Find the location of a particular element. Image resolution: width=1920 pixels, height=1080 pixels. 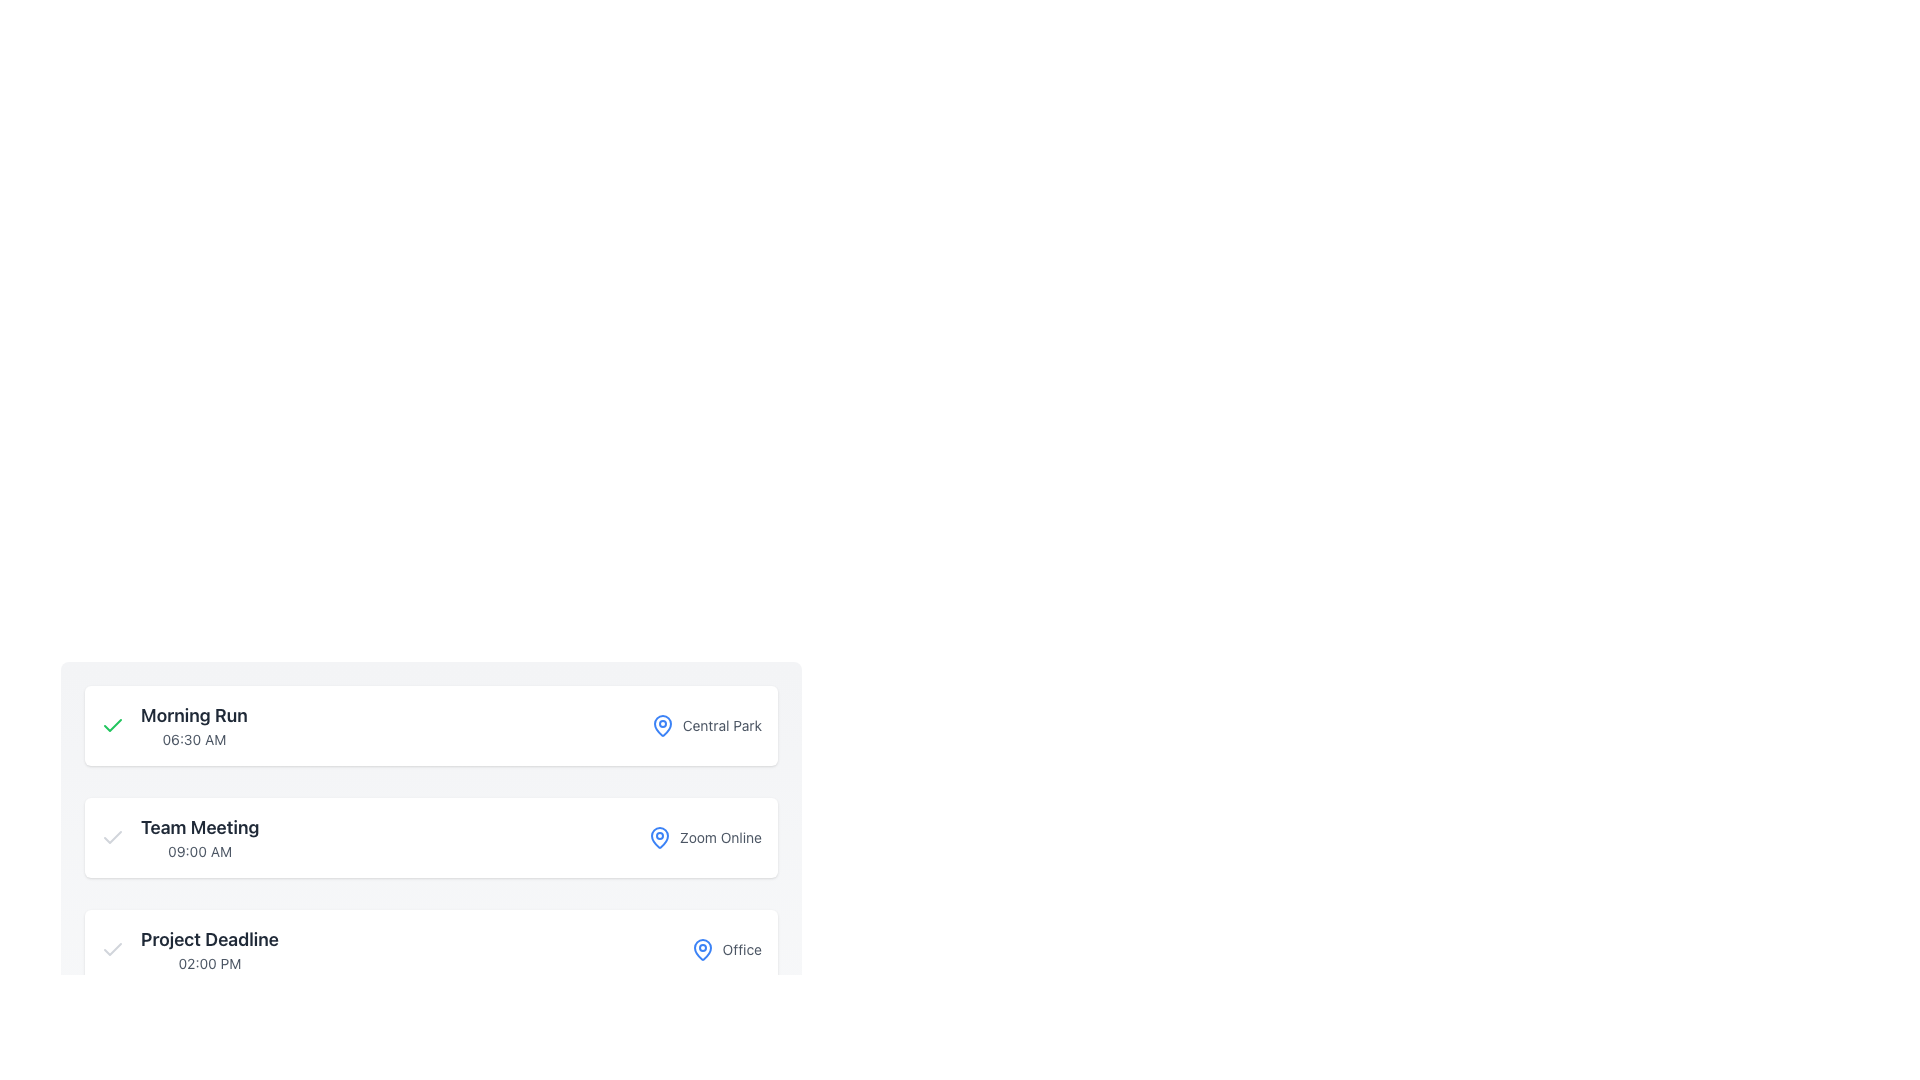

the TextLabel displaying '09:00 AM', which is styled with a smaller gray font and positioned directly below the 'Team Meeting' title in the meeting scheduling interface is located at coordinates (200, 852).